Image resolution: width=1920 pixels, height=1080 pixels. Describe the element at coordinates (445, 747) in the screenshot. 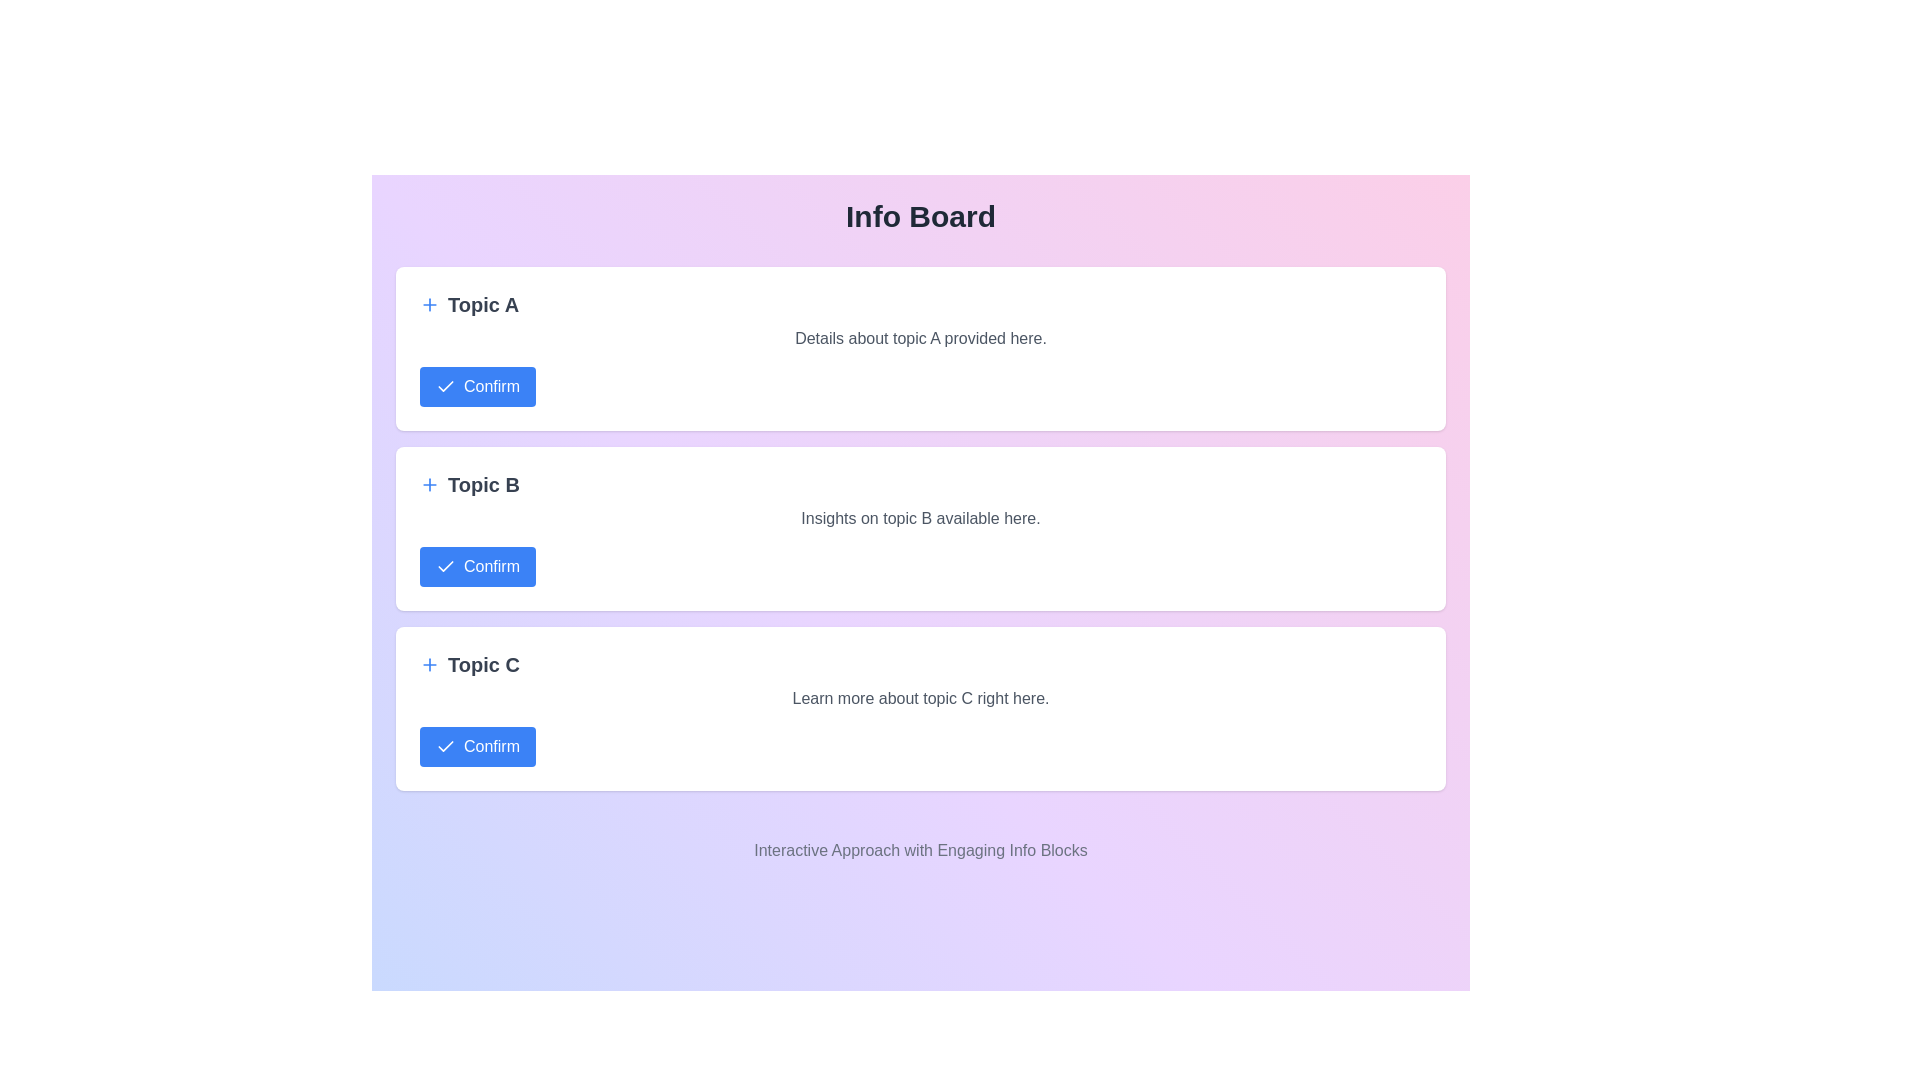

I see `the blue 'Confirm' button associated with the 'Topic C' section, which contains the checkmark icon for selection or affirmation` at that location.